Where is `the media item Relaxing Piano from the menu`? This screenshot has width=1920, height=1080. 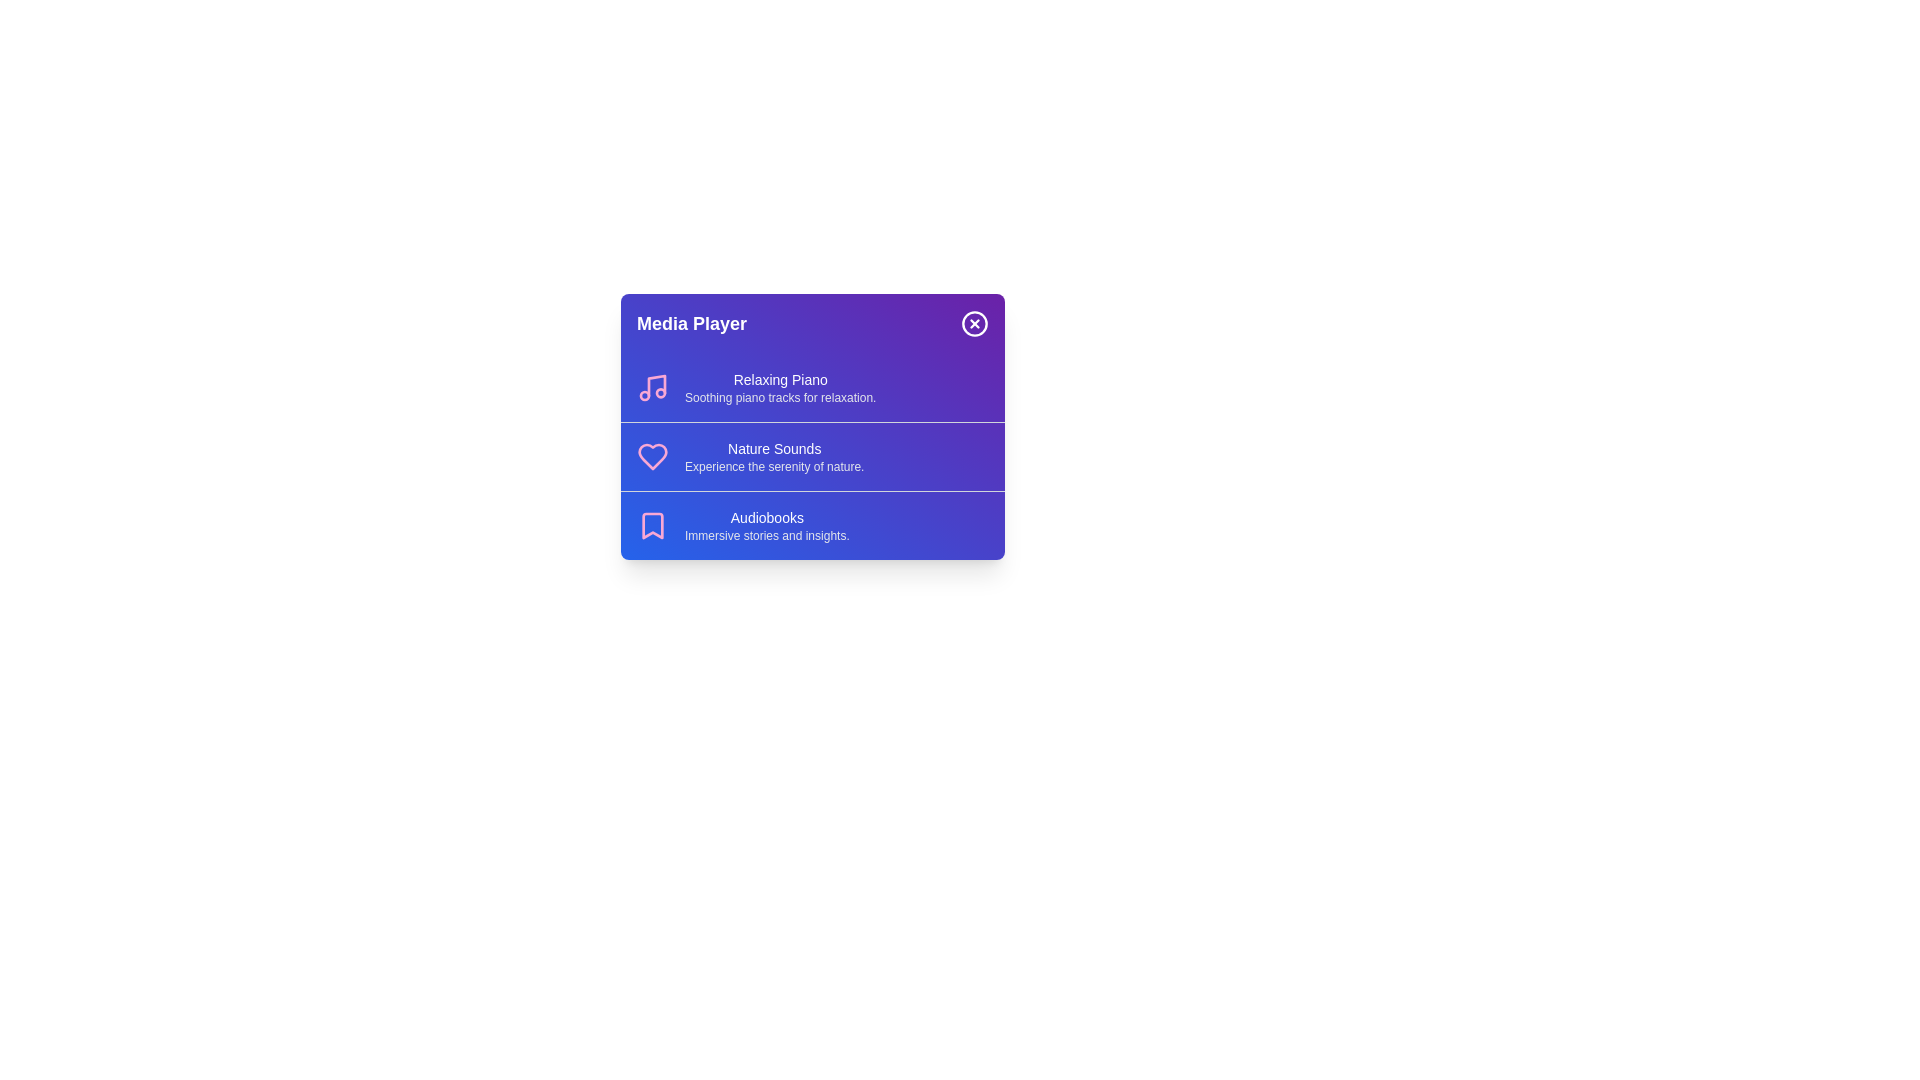
the media item Relaxing Piano from the menu is located at coordinates (812, 388).